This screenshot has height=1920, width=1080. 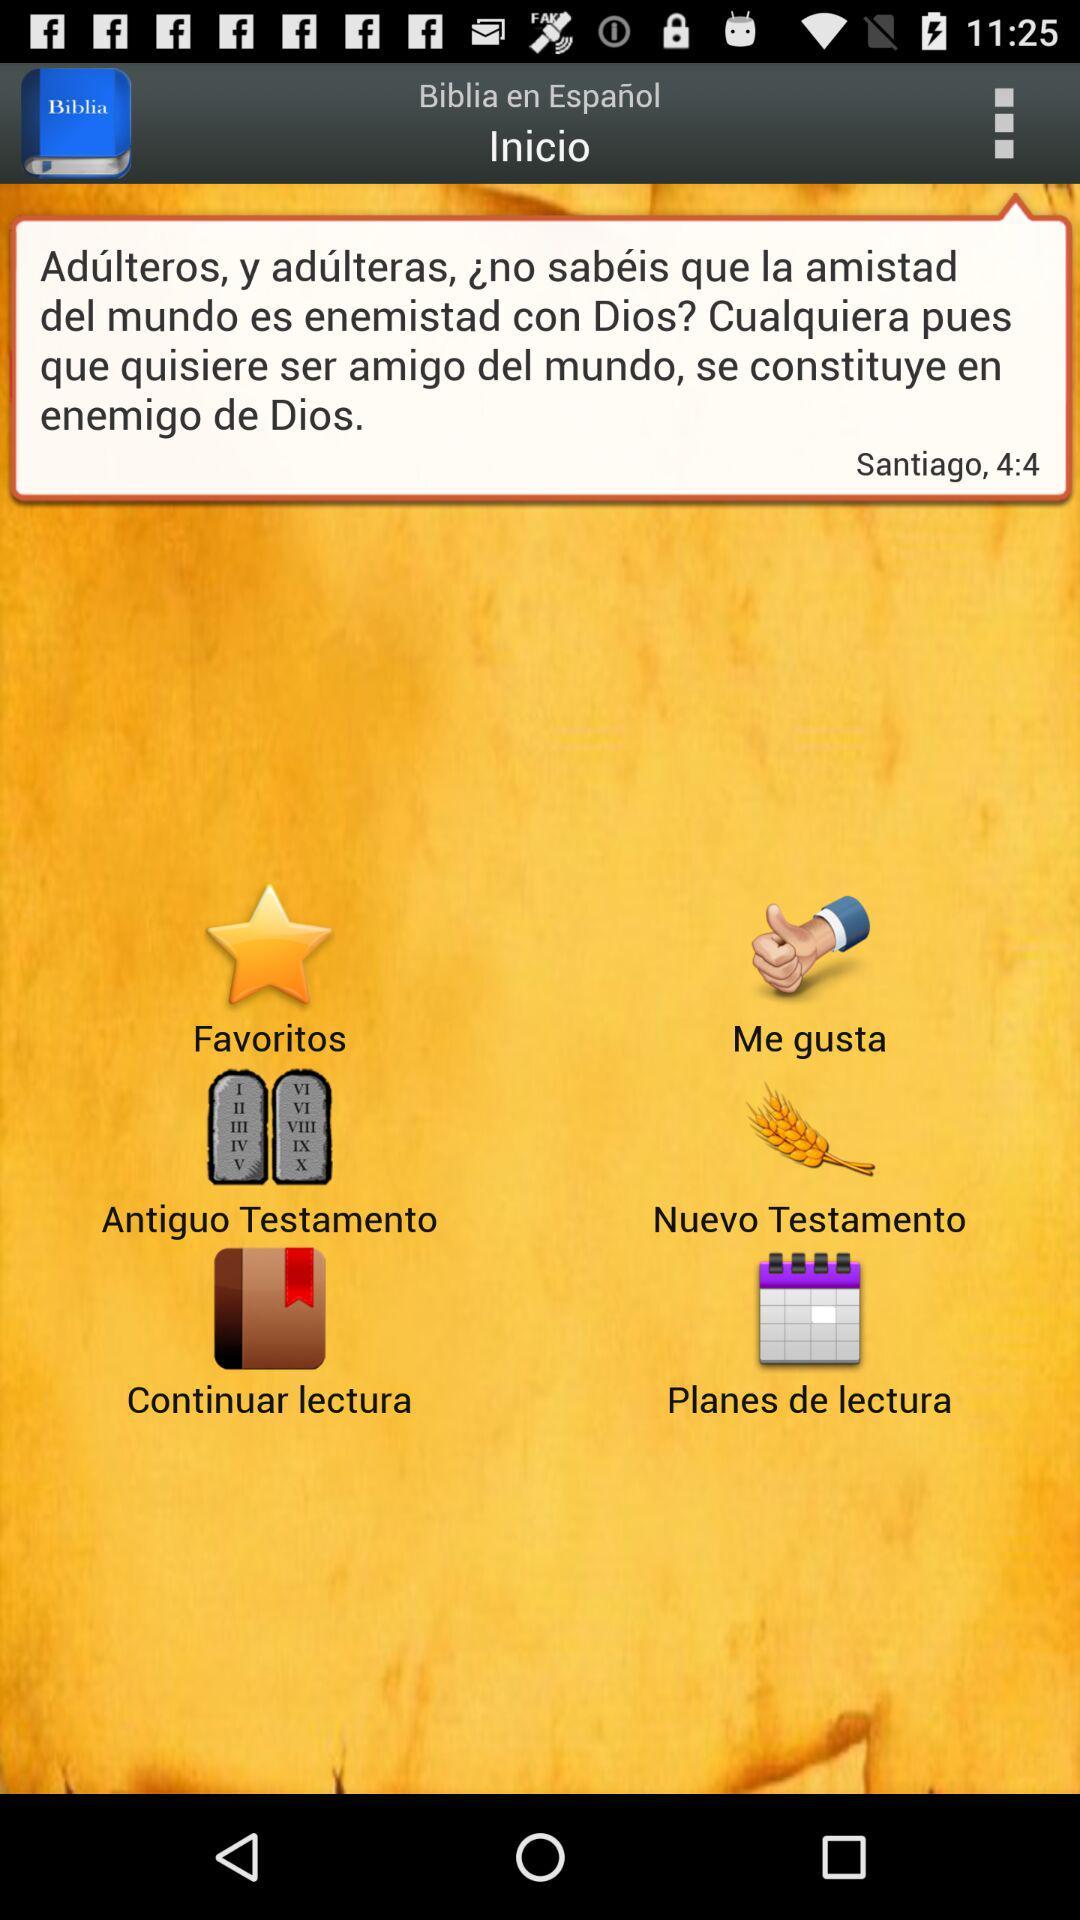 What do you see at coordinates (808, 1399) in the screenshot?
I see `the date_range icon` at bounding box center [808, 1399].